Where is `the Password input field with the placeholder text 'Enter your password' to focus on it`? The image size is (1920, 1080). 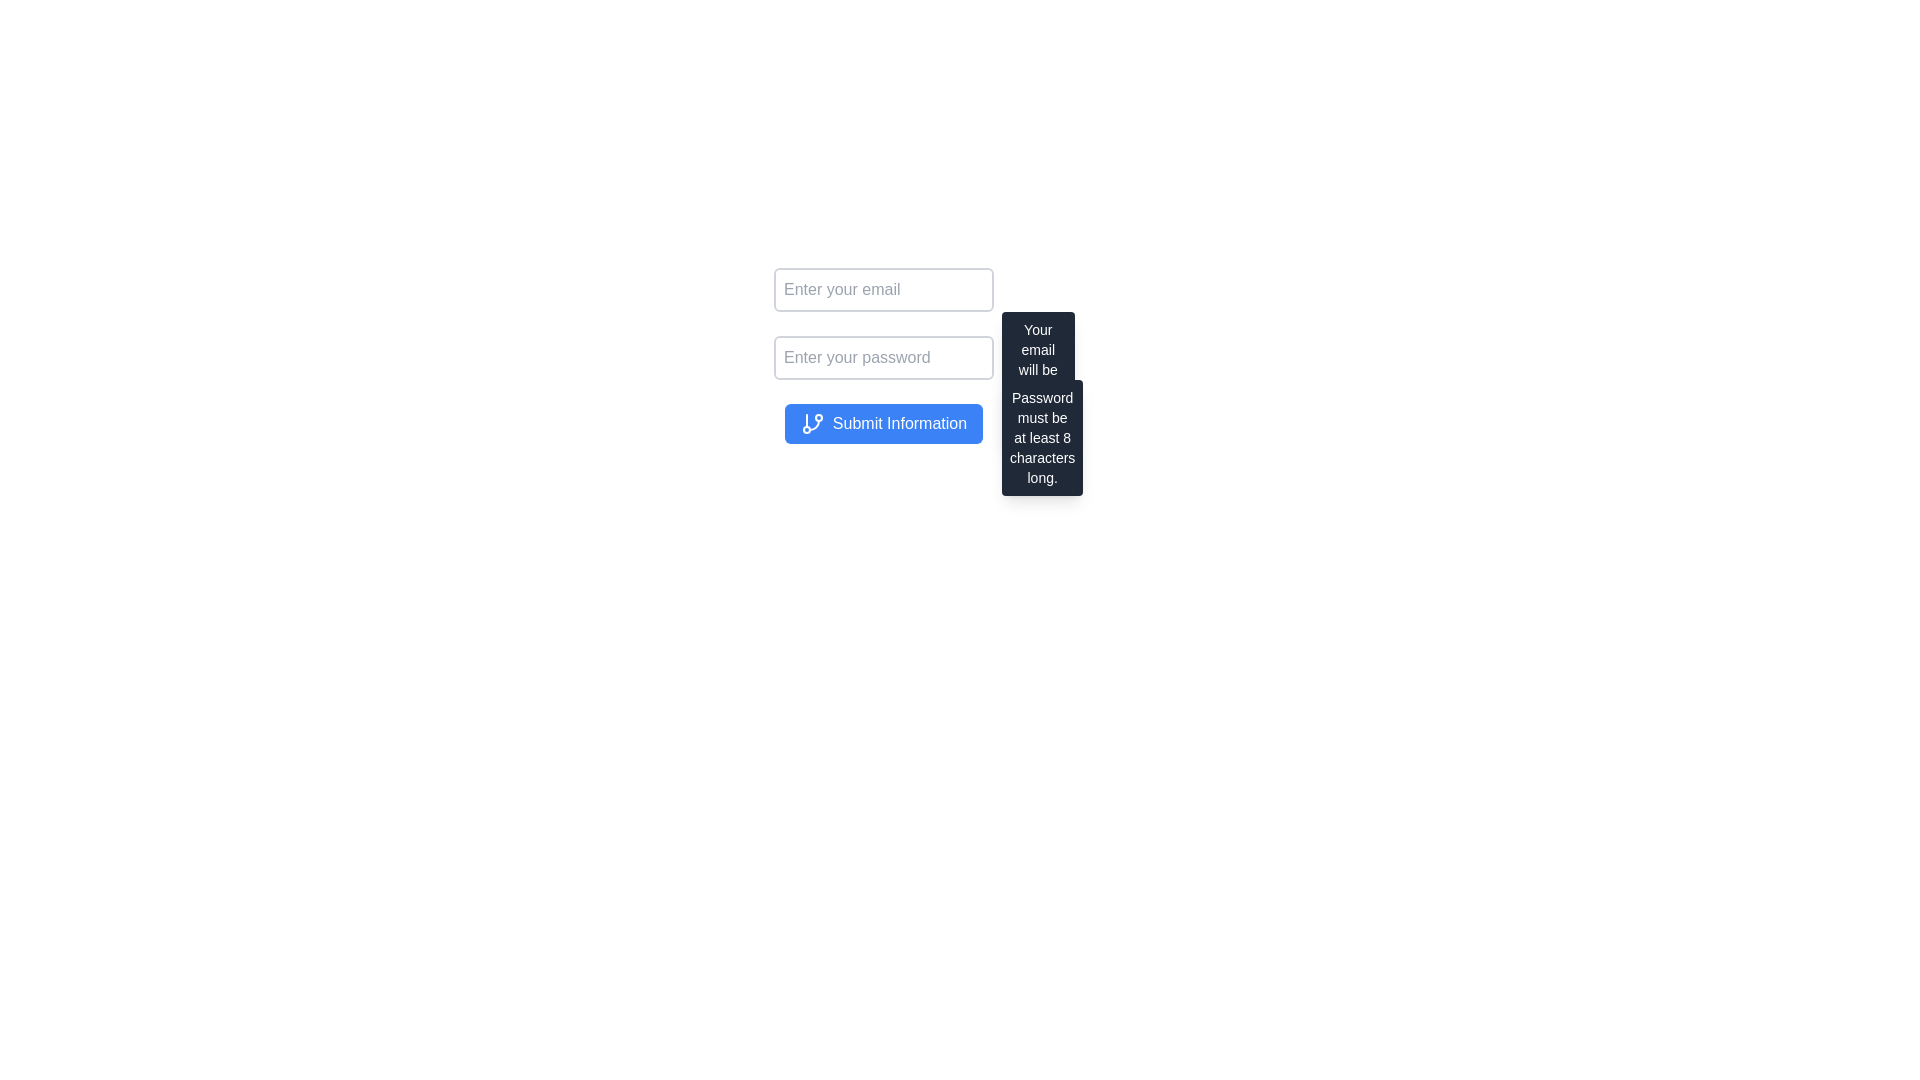 the Password input field with the placeholder text 'Enter your password' to focus on it is located at coordinates (882, 357).